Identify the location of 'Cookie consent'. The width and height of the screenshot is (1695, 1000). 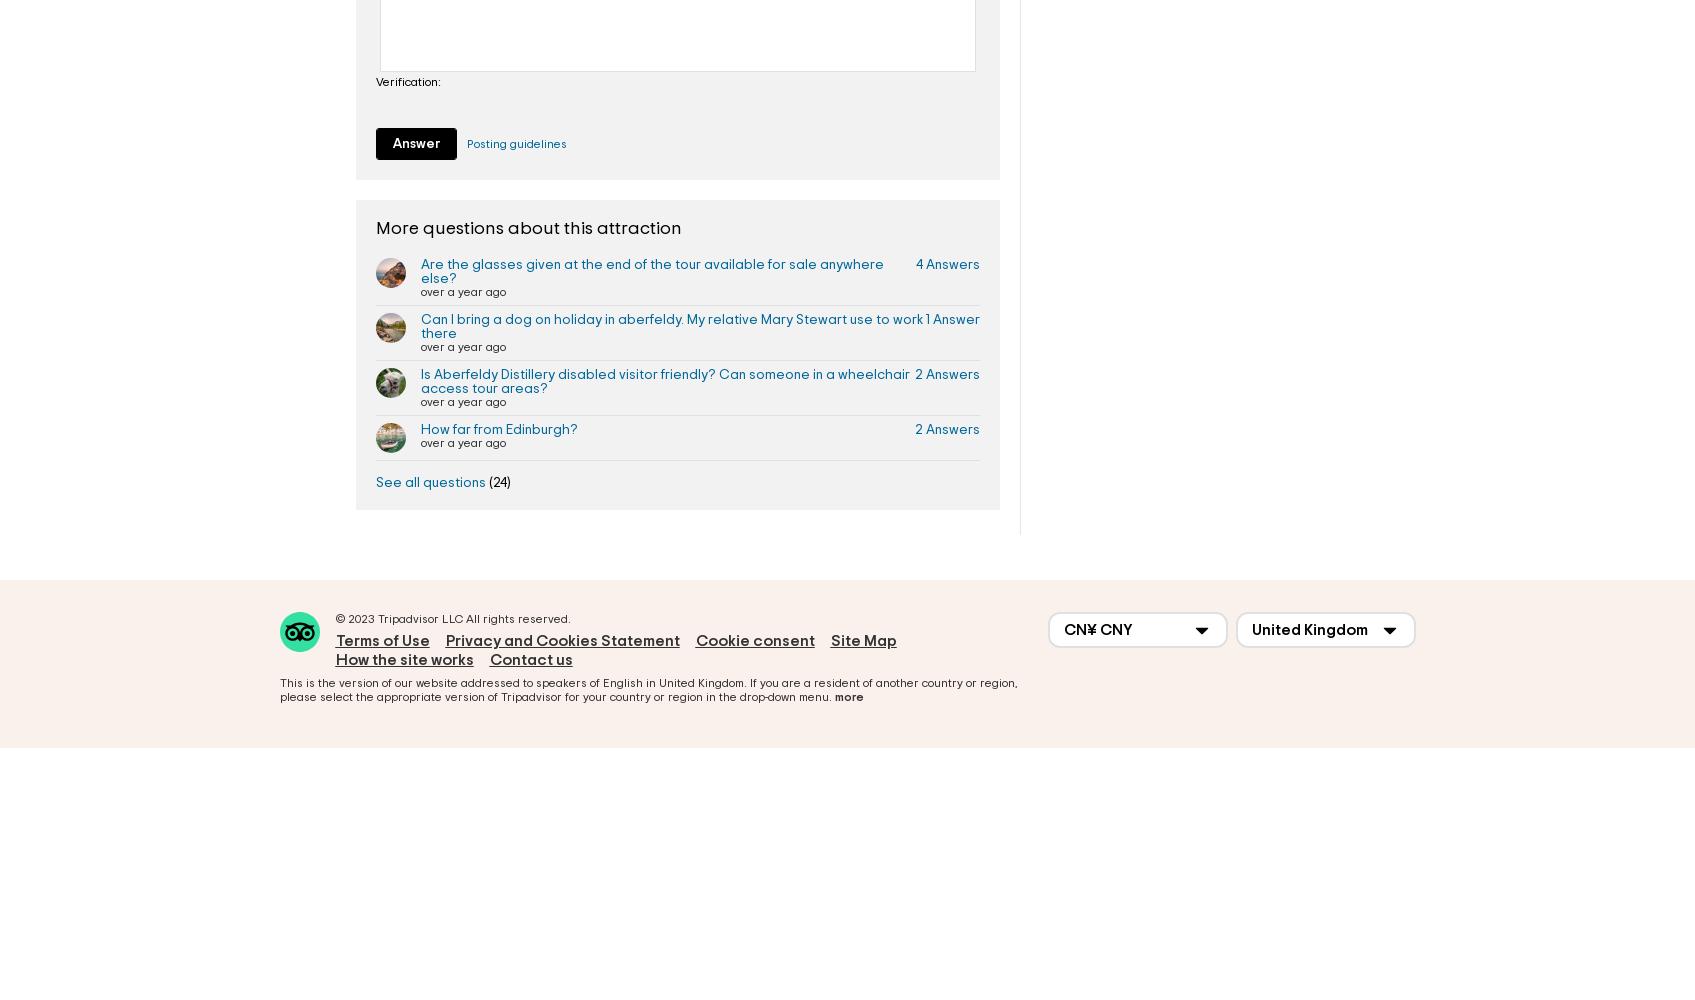
(694, 640).